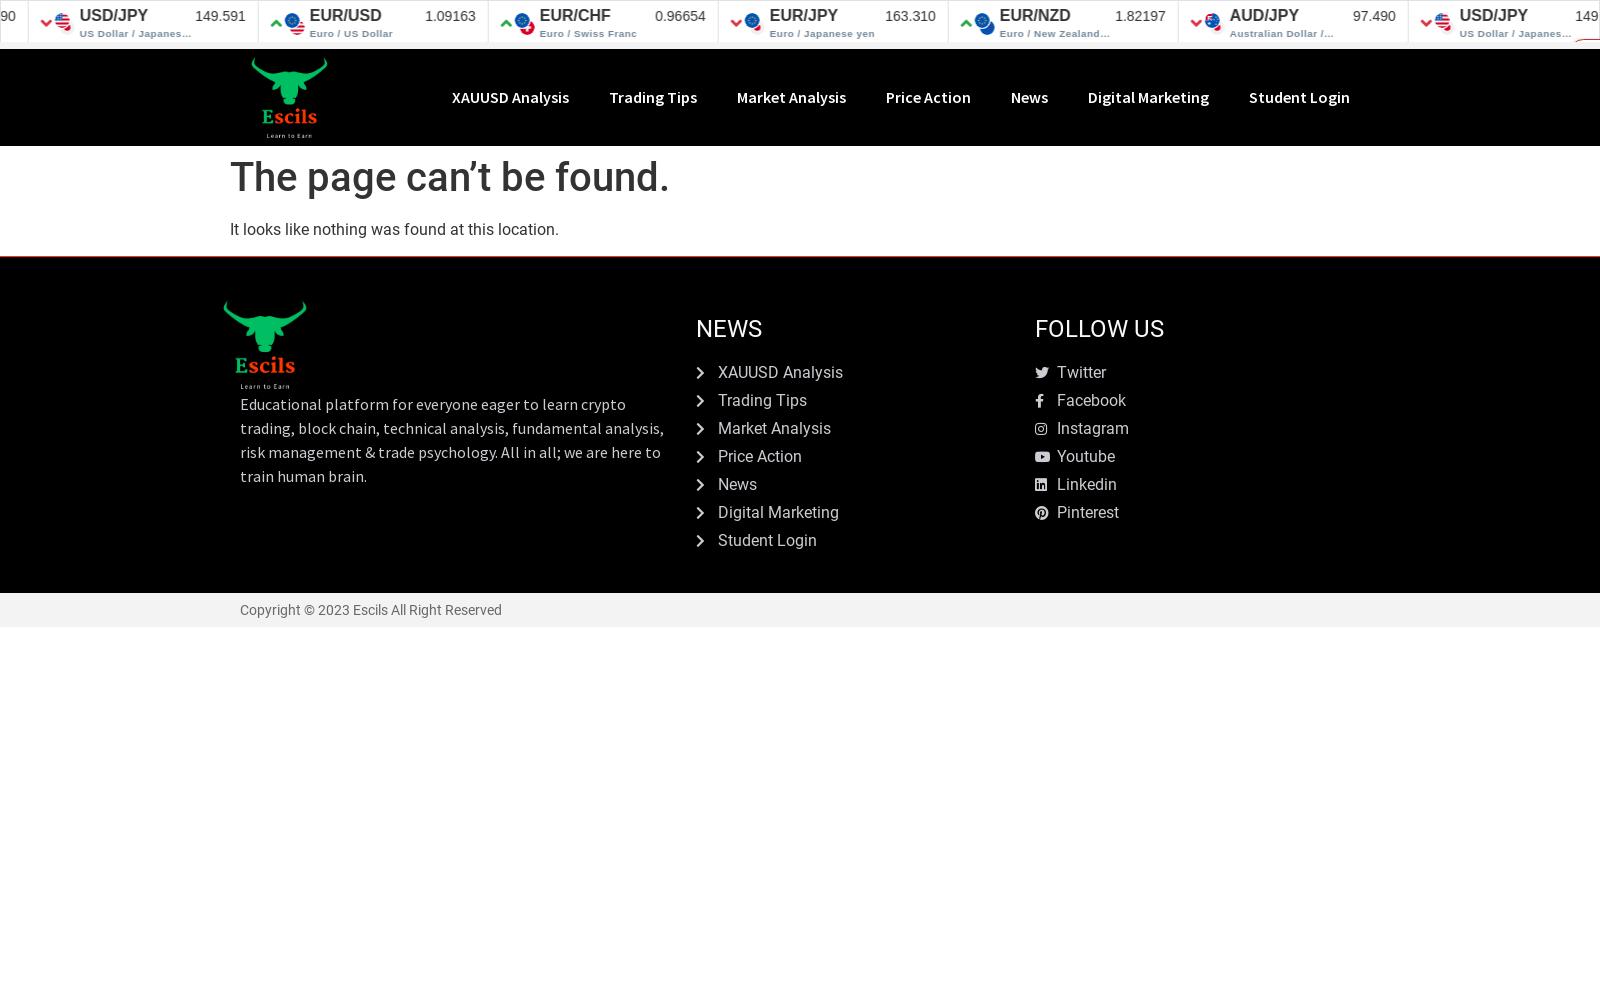  What do you see at coordinates (394, 227) in the screenshot?
I see `'It looks like nothing was found at this location.'` at bounding box center [394, 227].